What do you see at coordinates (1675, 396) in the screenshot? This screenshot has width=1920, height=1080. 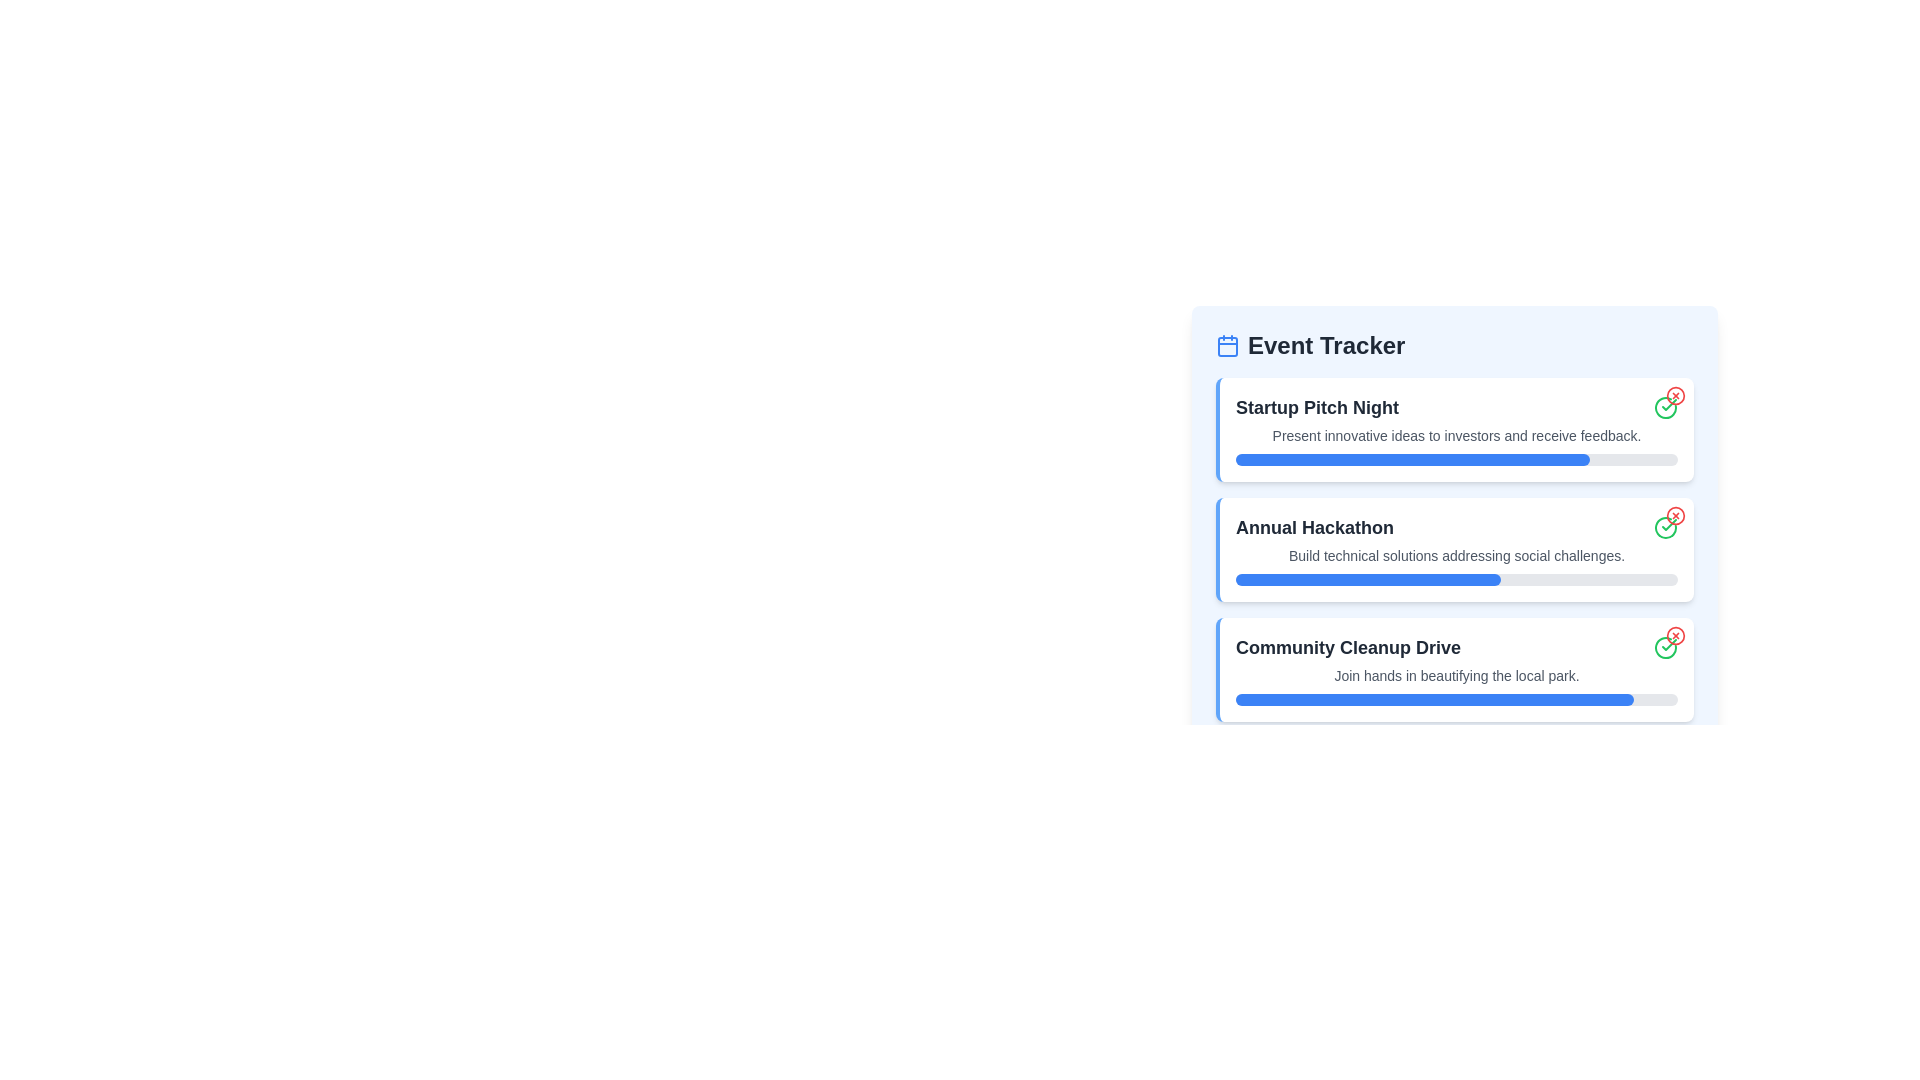 I see `the dismiss button located in the top-right corner of the event card within the 'Event Tracker' section` at bounding box center [1675, 396].